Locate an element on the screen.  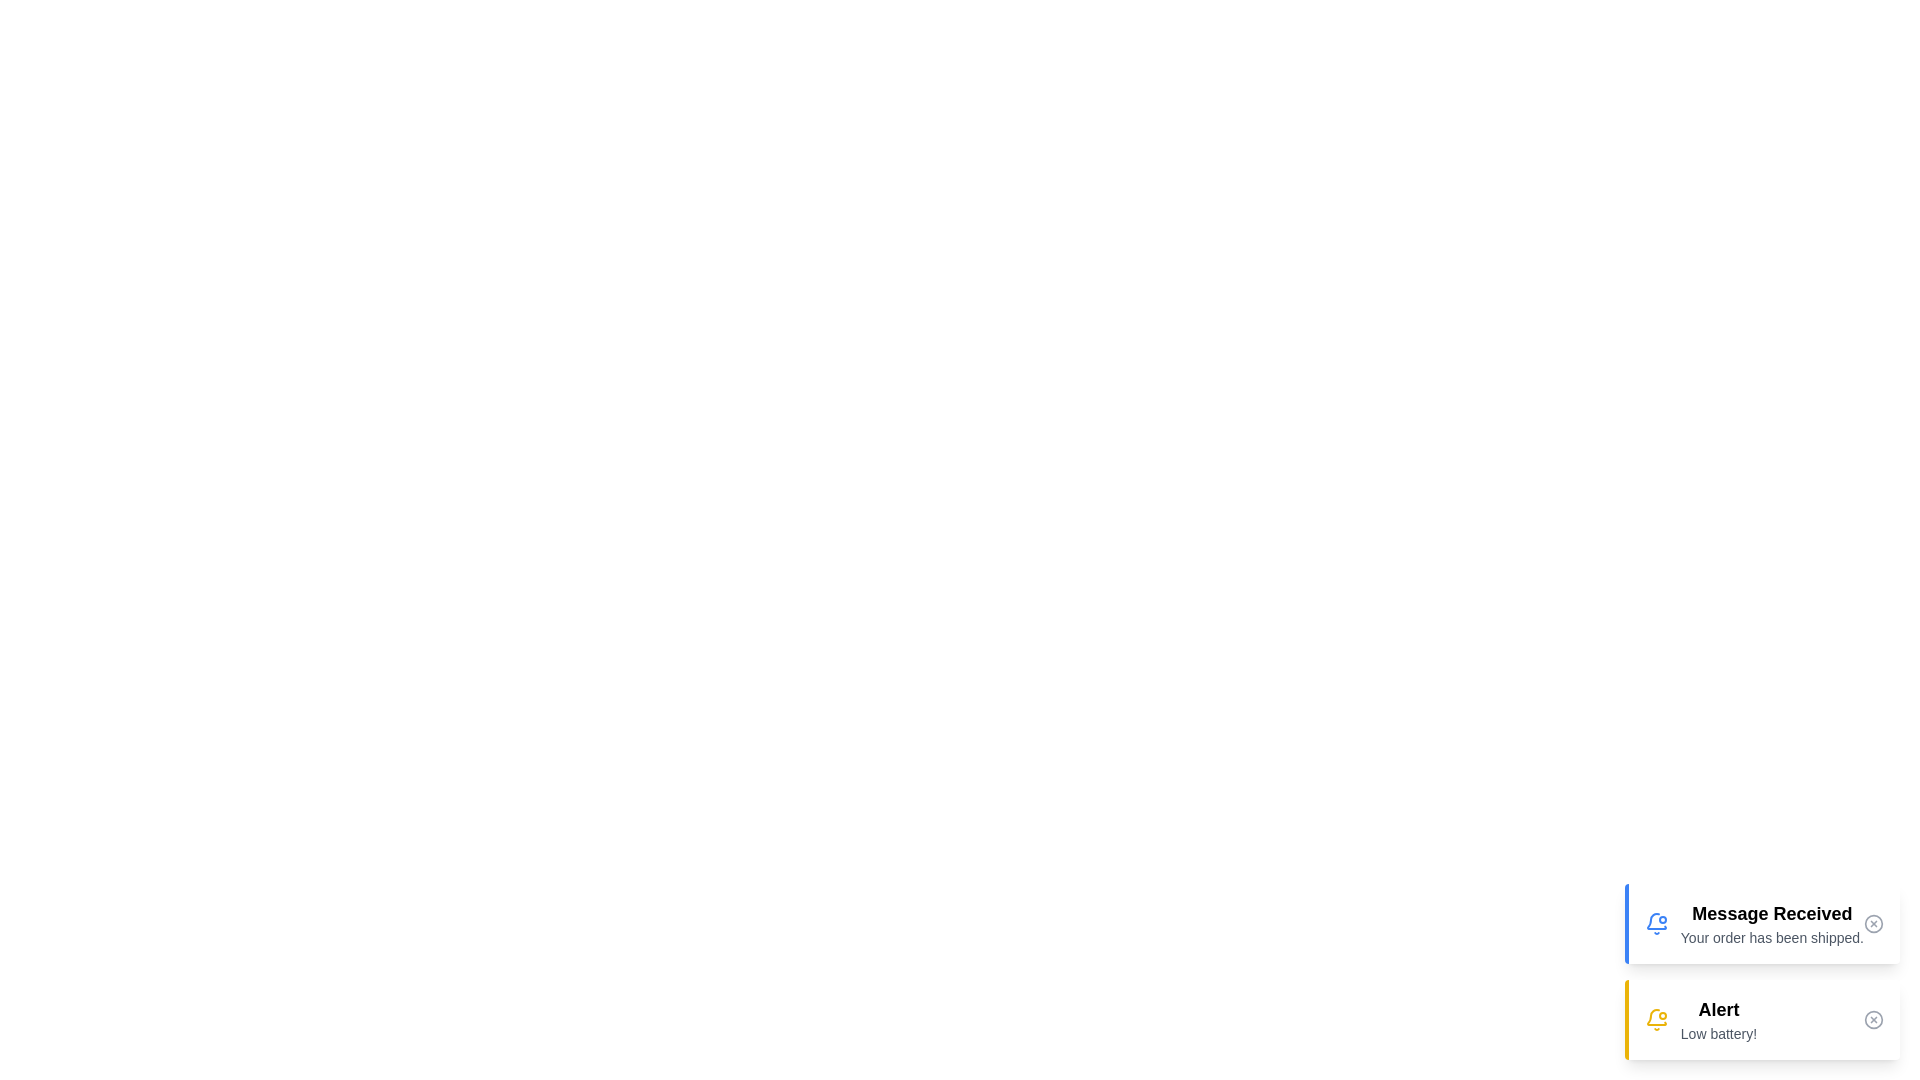
the close button of the notification to dismiss it is located at coordinates (1872, 924).